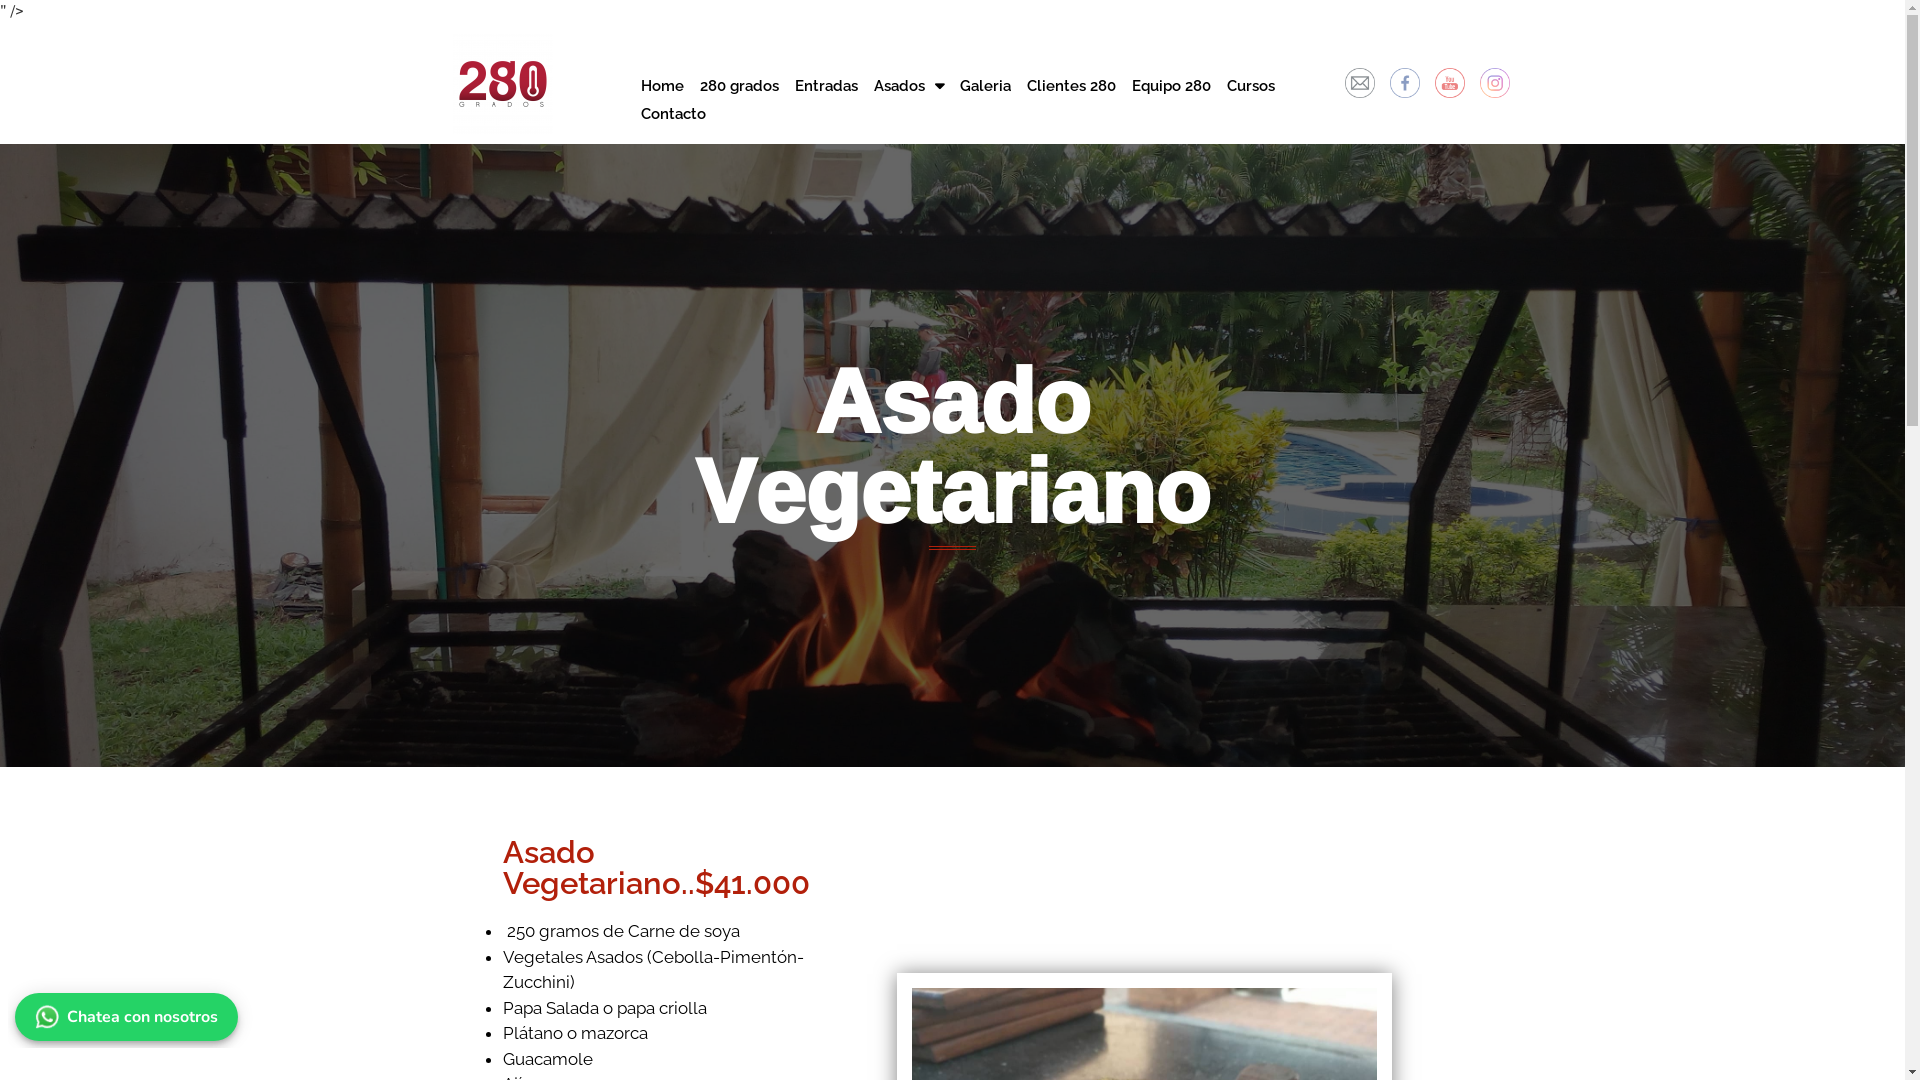 This screenshot has width=1920, height=1080. Describe the element at coordinates (826, 84) in the screenshot. I see `'Entradas'` at that location.